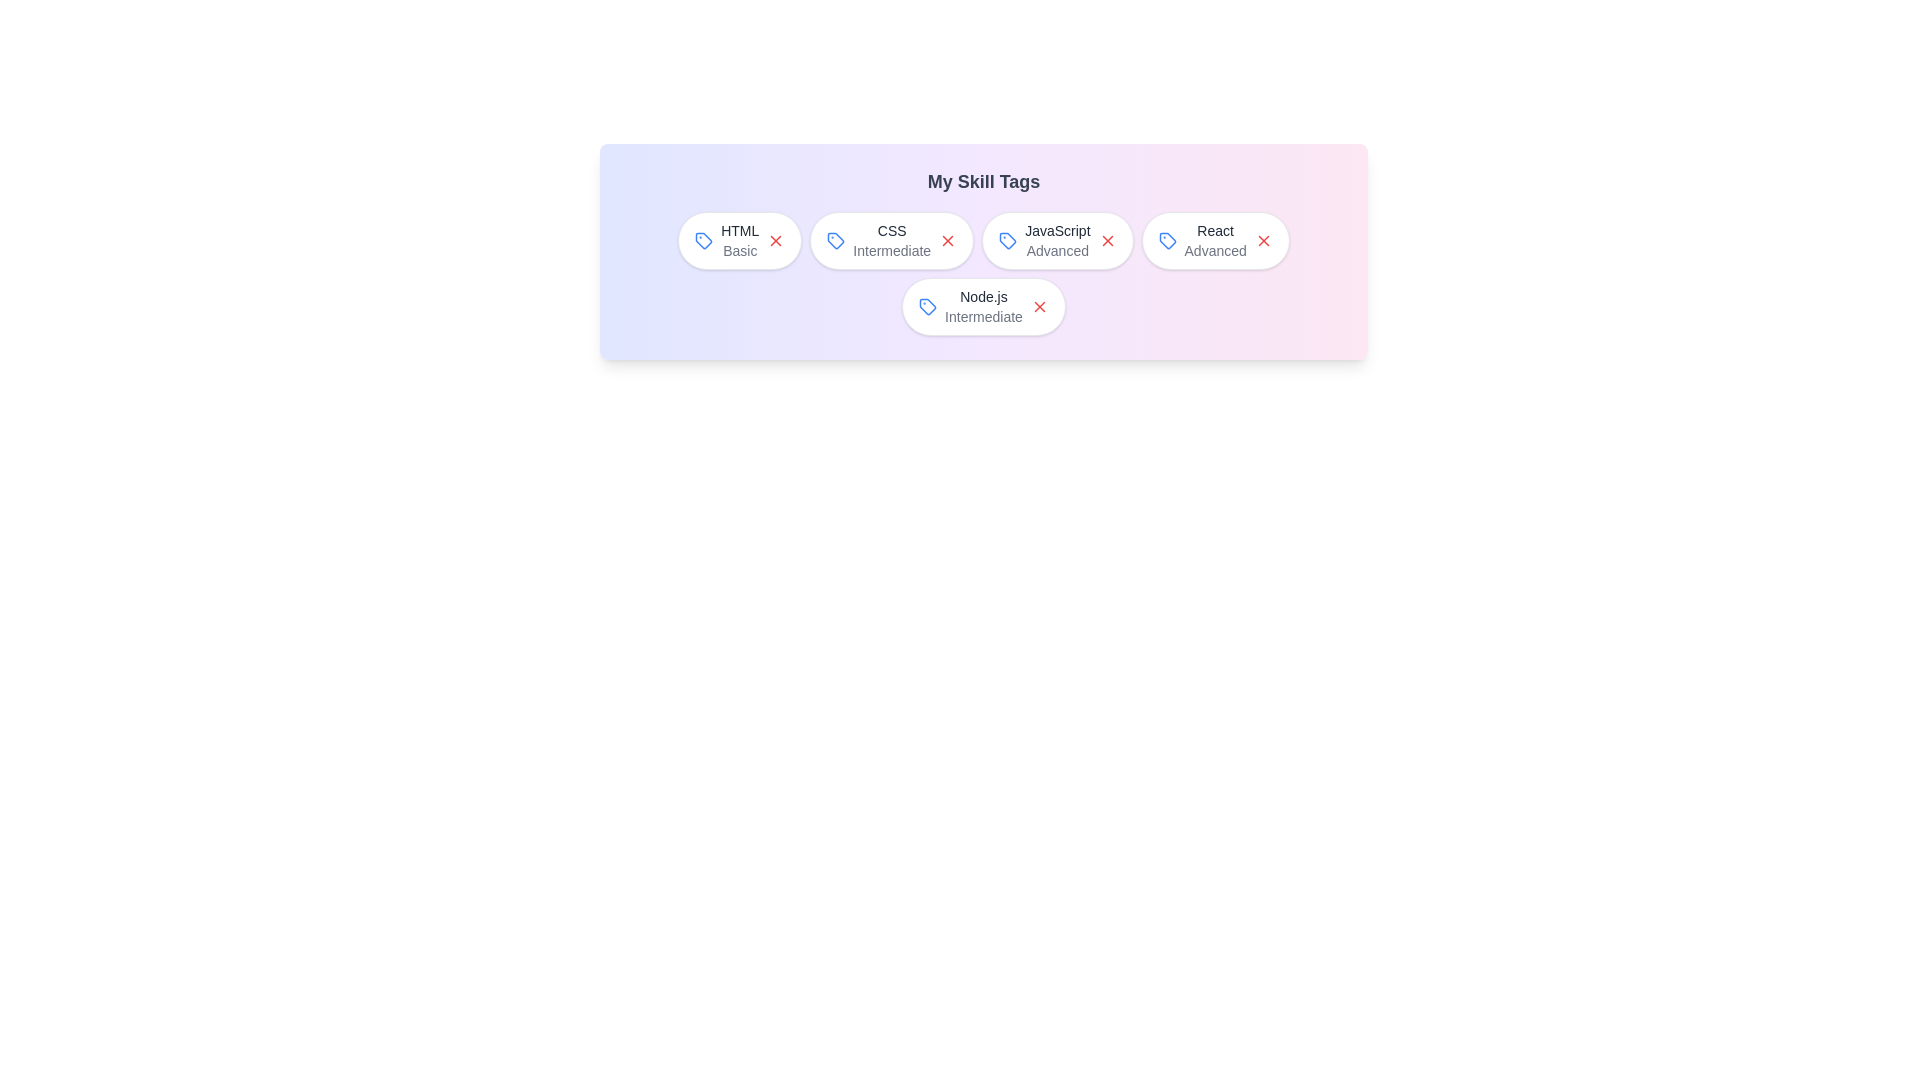 Image resolution: width=1920 pixels, height=1080 pixels. What do you see at coordinates (1214, 239) in the screenshot?
I see `the skill tag React` at bounding box center [1214, 239].